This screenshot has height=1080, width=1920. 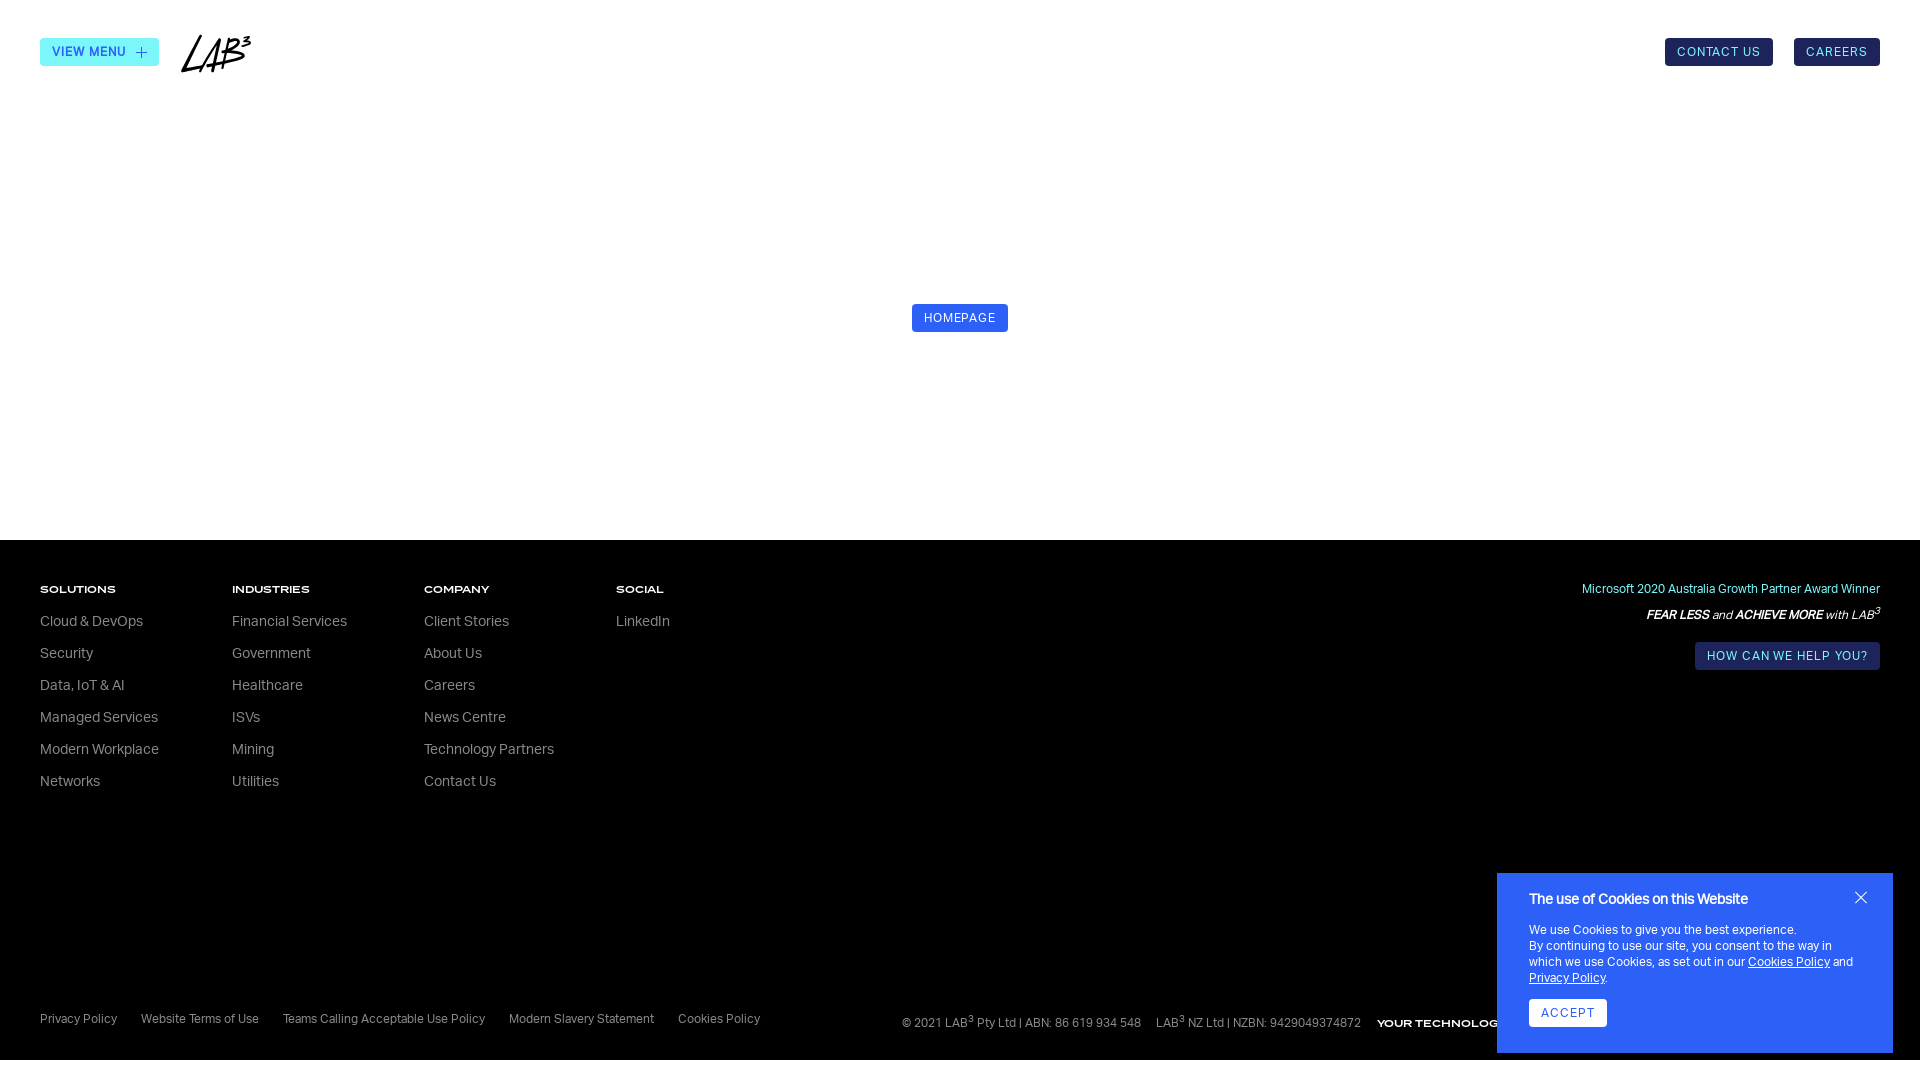 What do you see at coordinates (384, 1018) in the screenshot?
I see `'Teams Calling Acceptable Use Policy'` at bounding box center [384, 1018].